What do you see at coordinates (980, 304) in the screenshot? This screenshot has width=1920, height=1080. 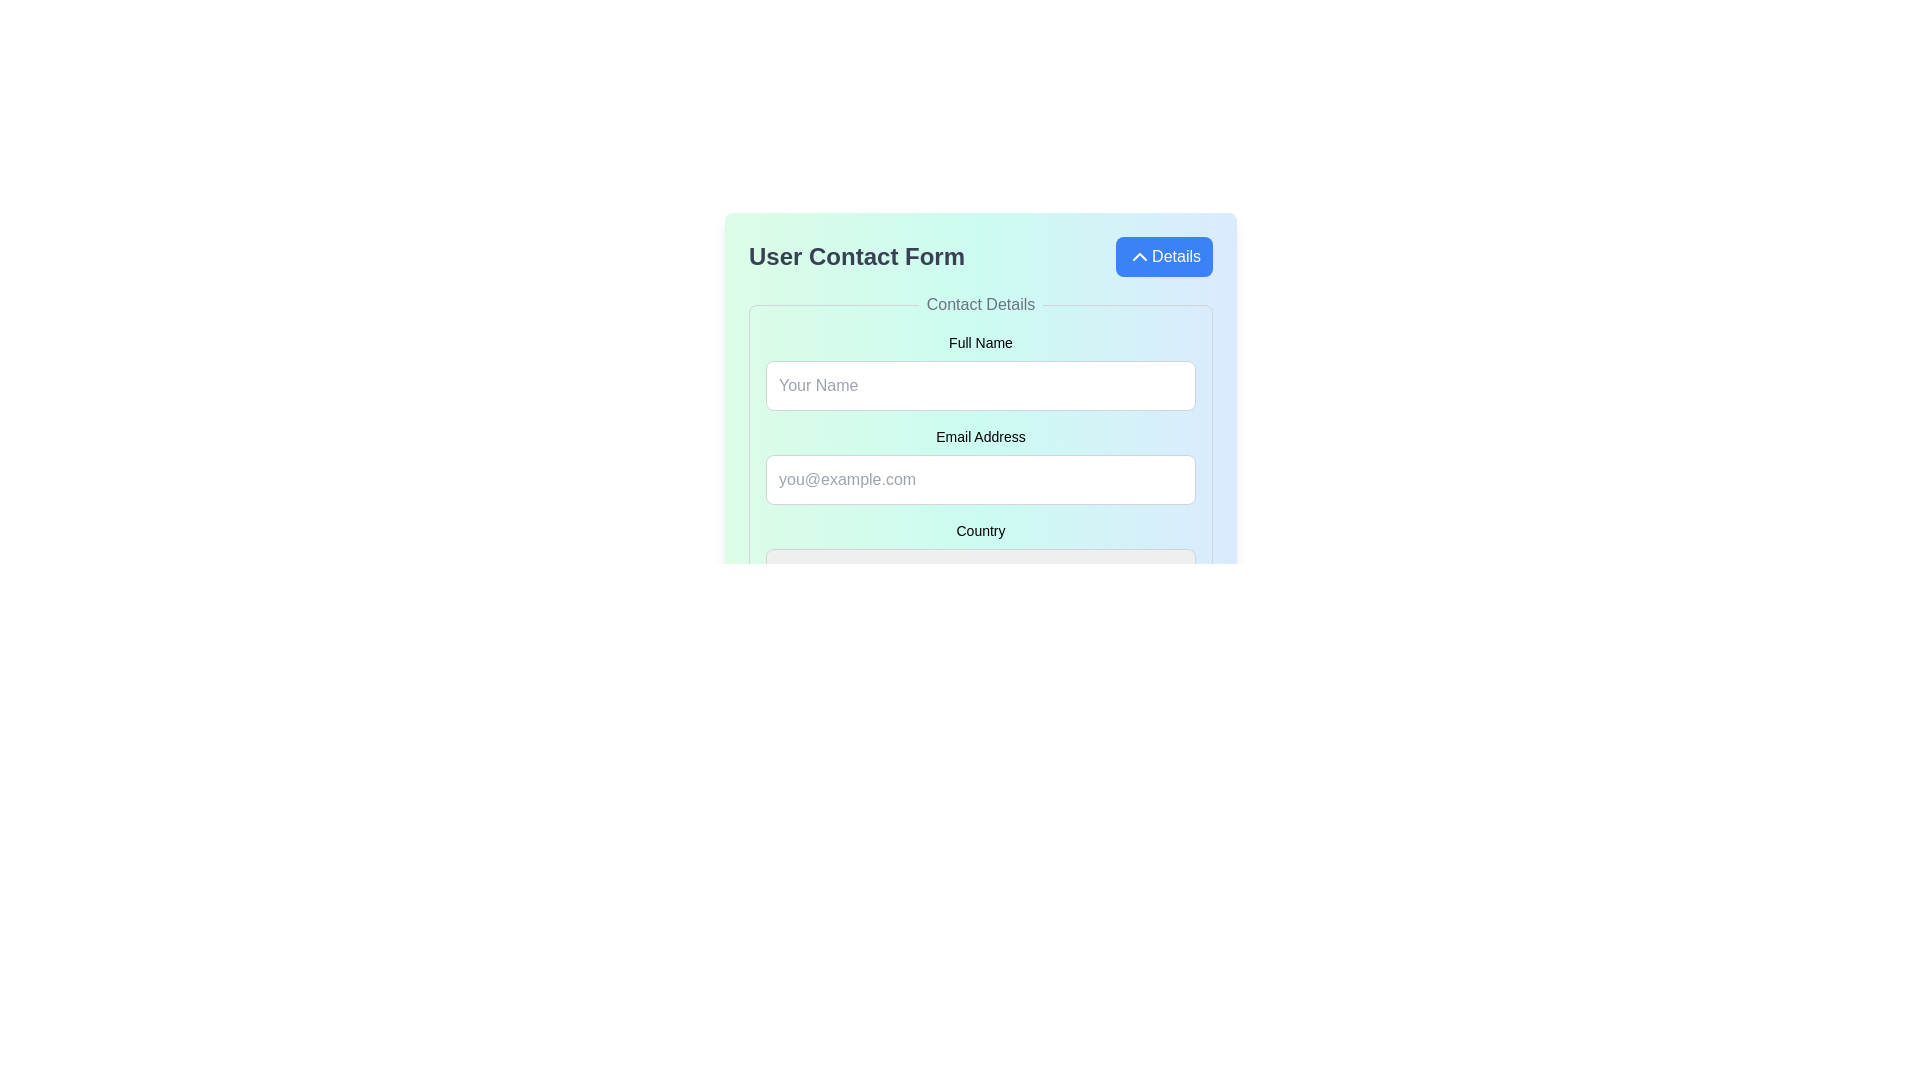 I see `the 'Contact Details' text label, which is centrally positioned beneath the 'User Contact Form' heading and has a medium font weight and gray color` at bounding box center [980, 304].